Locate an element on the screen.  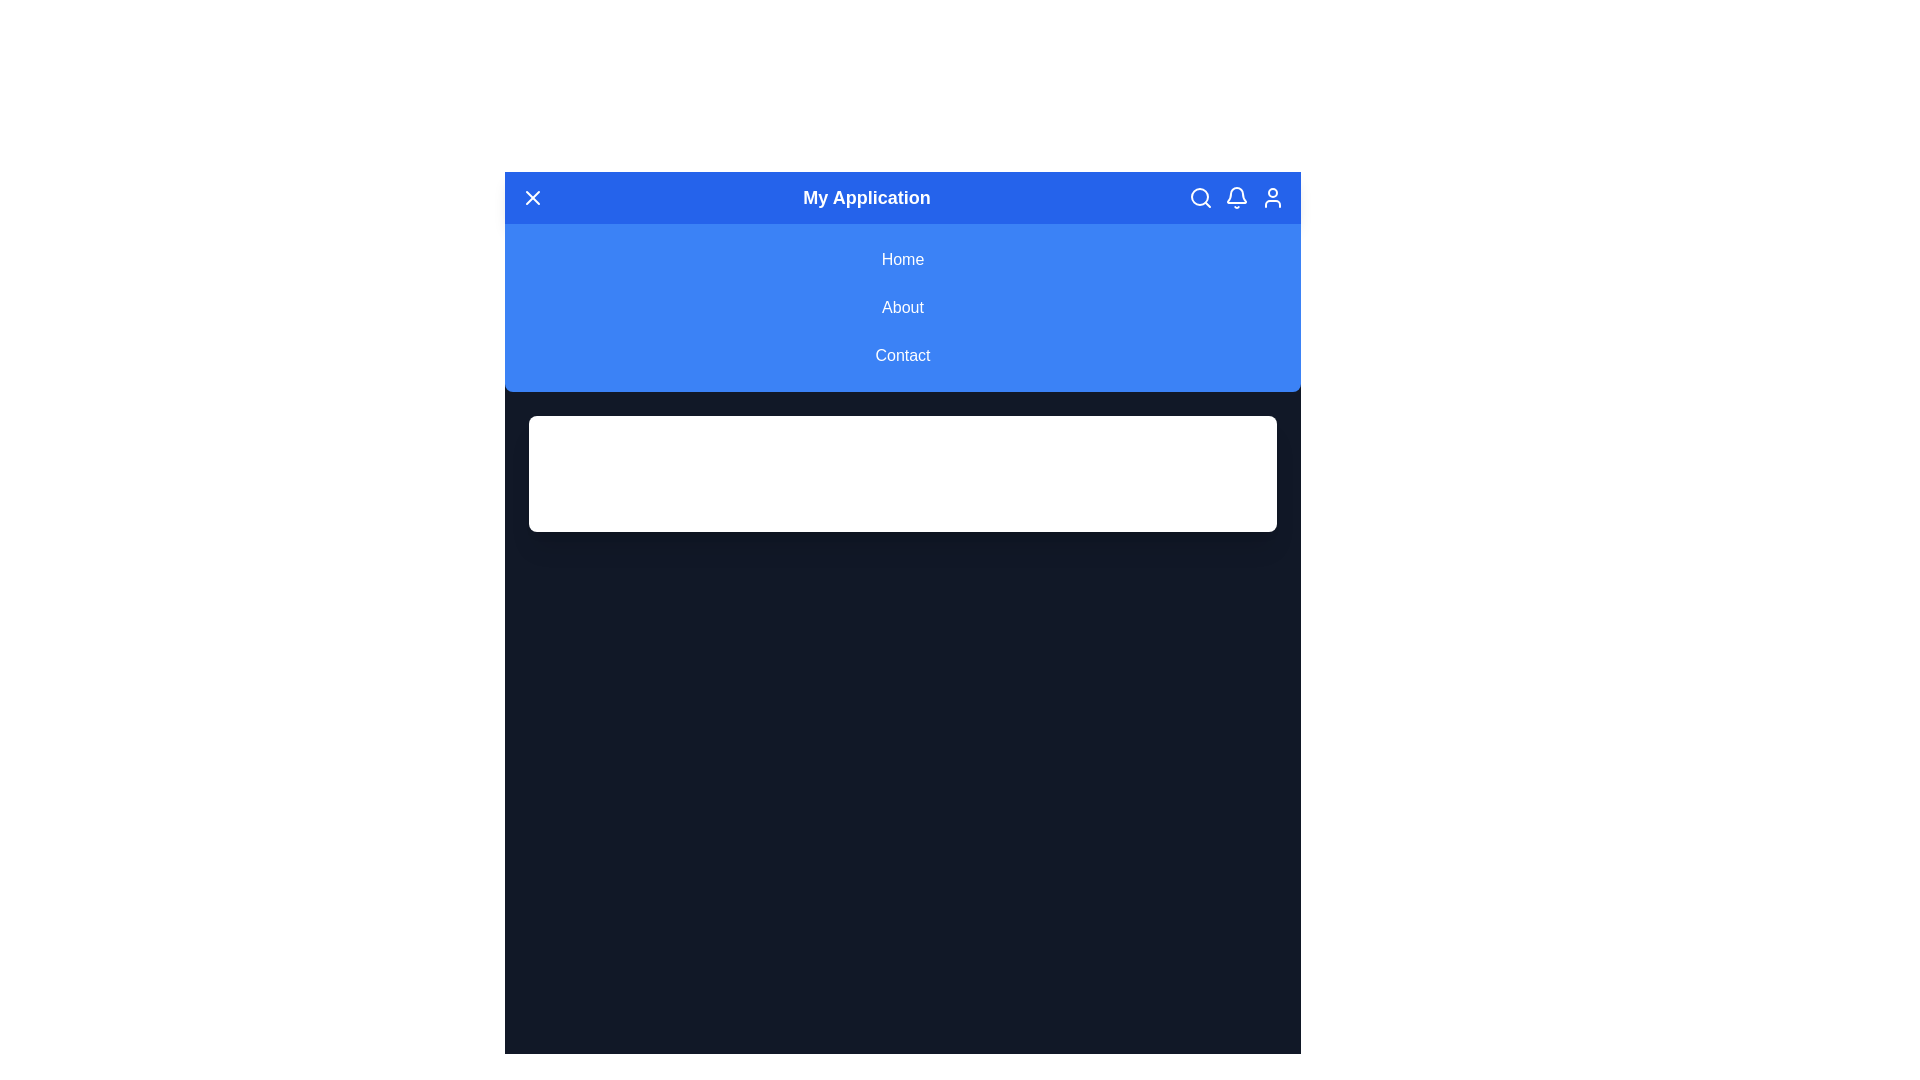
the user profile icon in the header is located at coordinates (1271, 197).